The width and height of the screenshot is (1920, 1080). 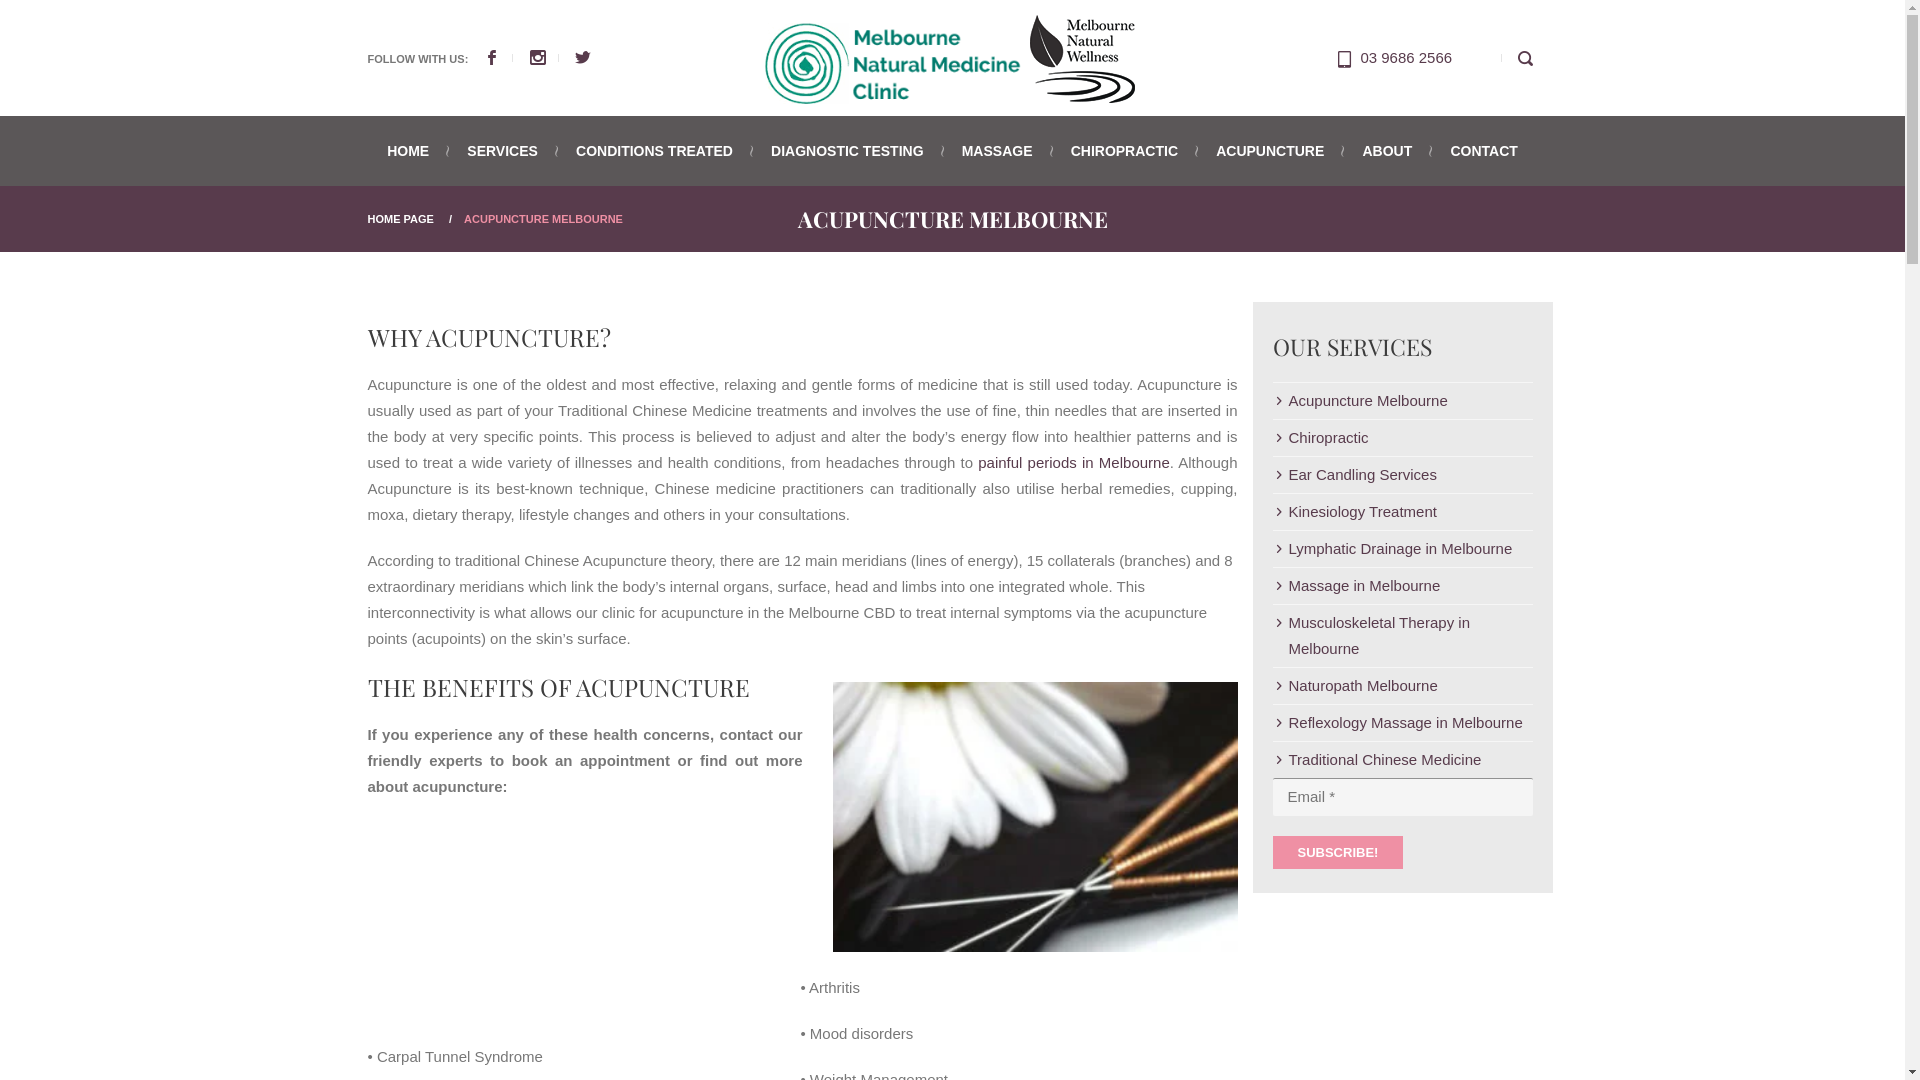 I want to click on 'painful periods in Melbourne', so click(x=1073, y=462).